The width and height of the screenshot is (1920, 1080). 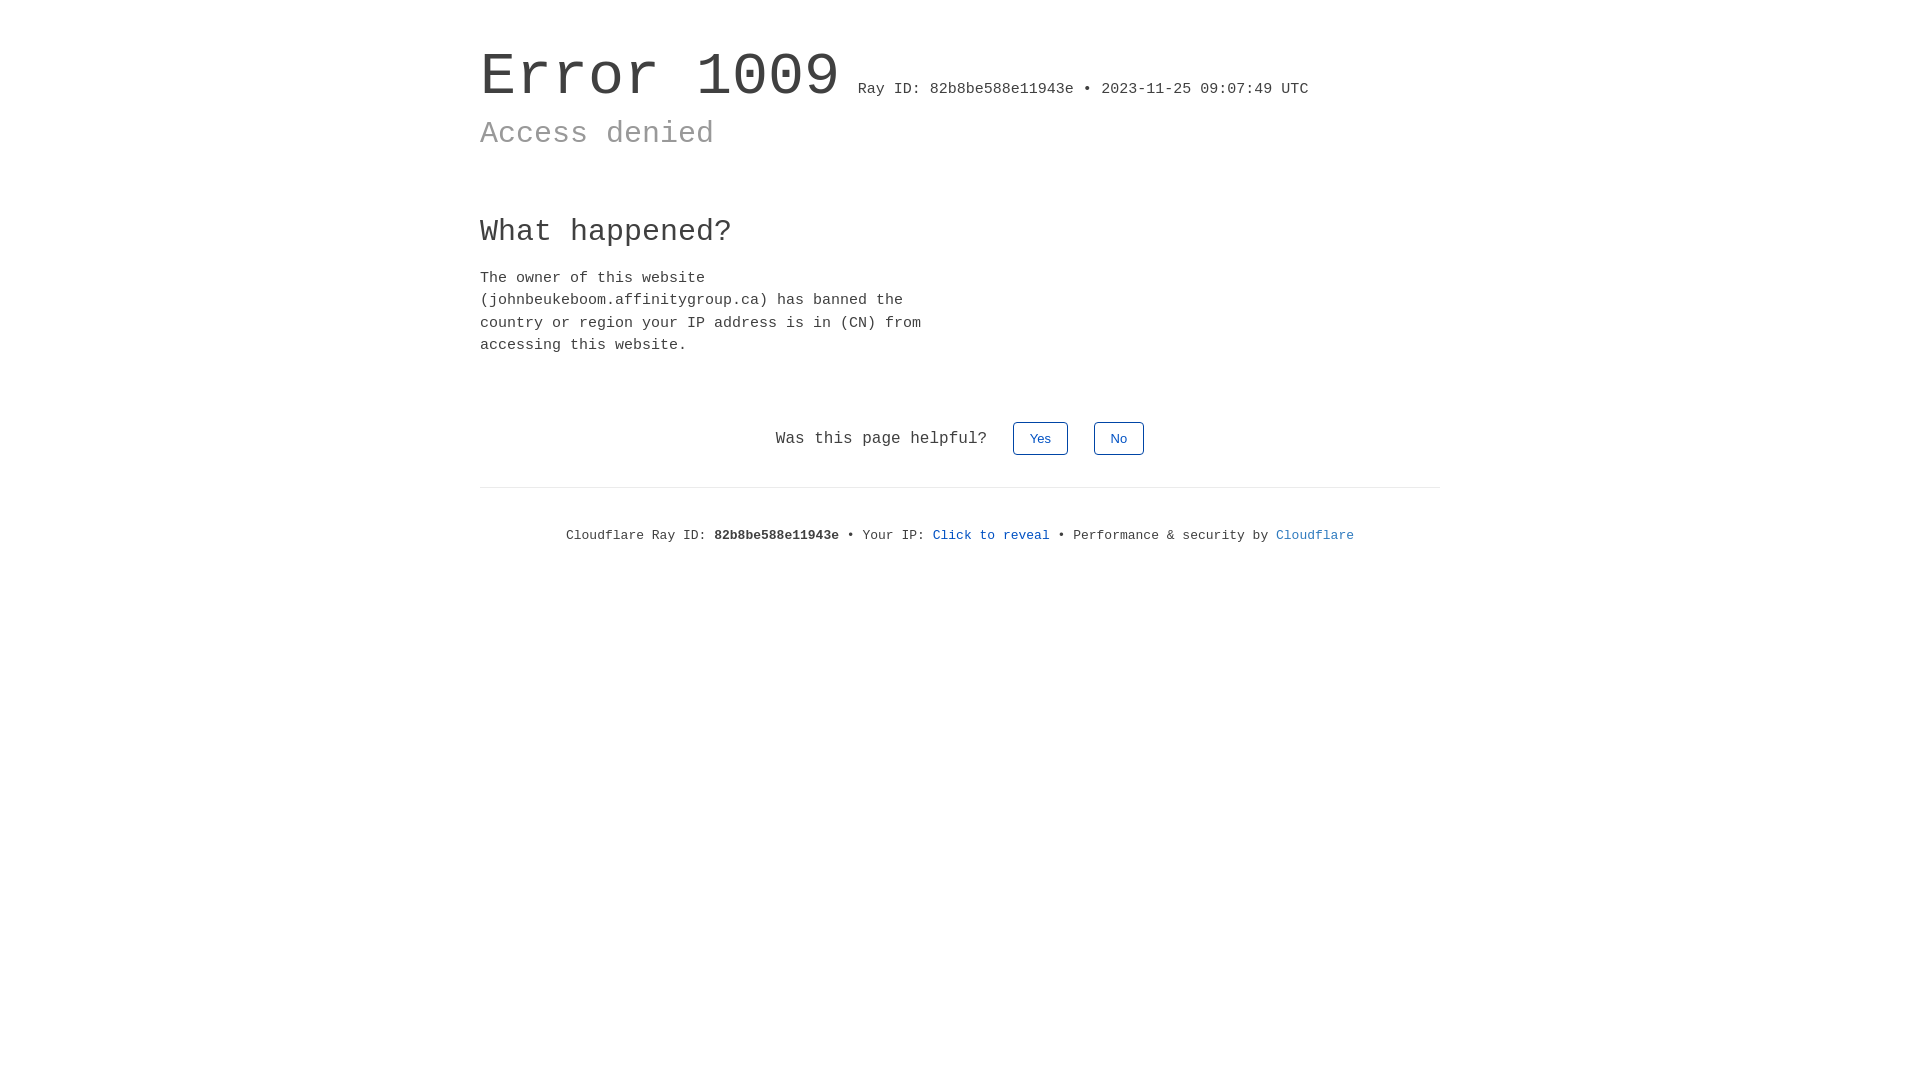 I want to click on 'Yes', so click(x=1040, y=437).